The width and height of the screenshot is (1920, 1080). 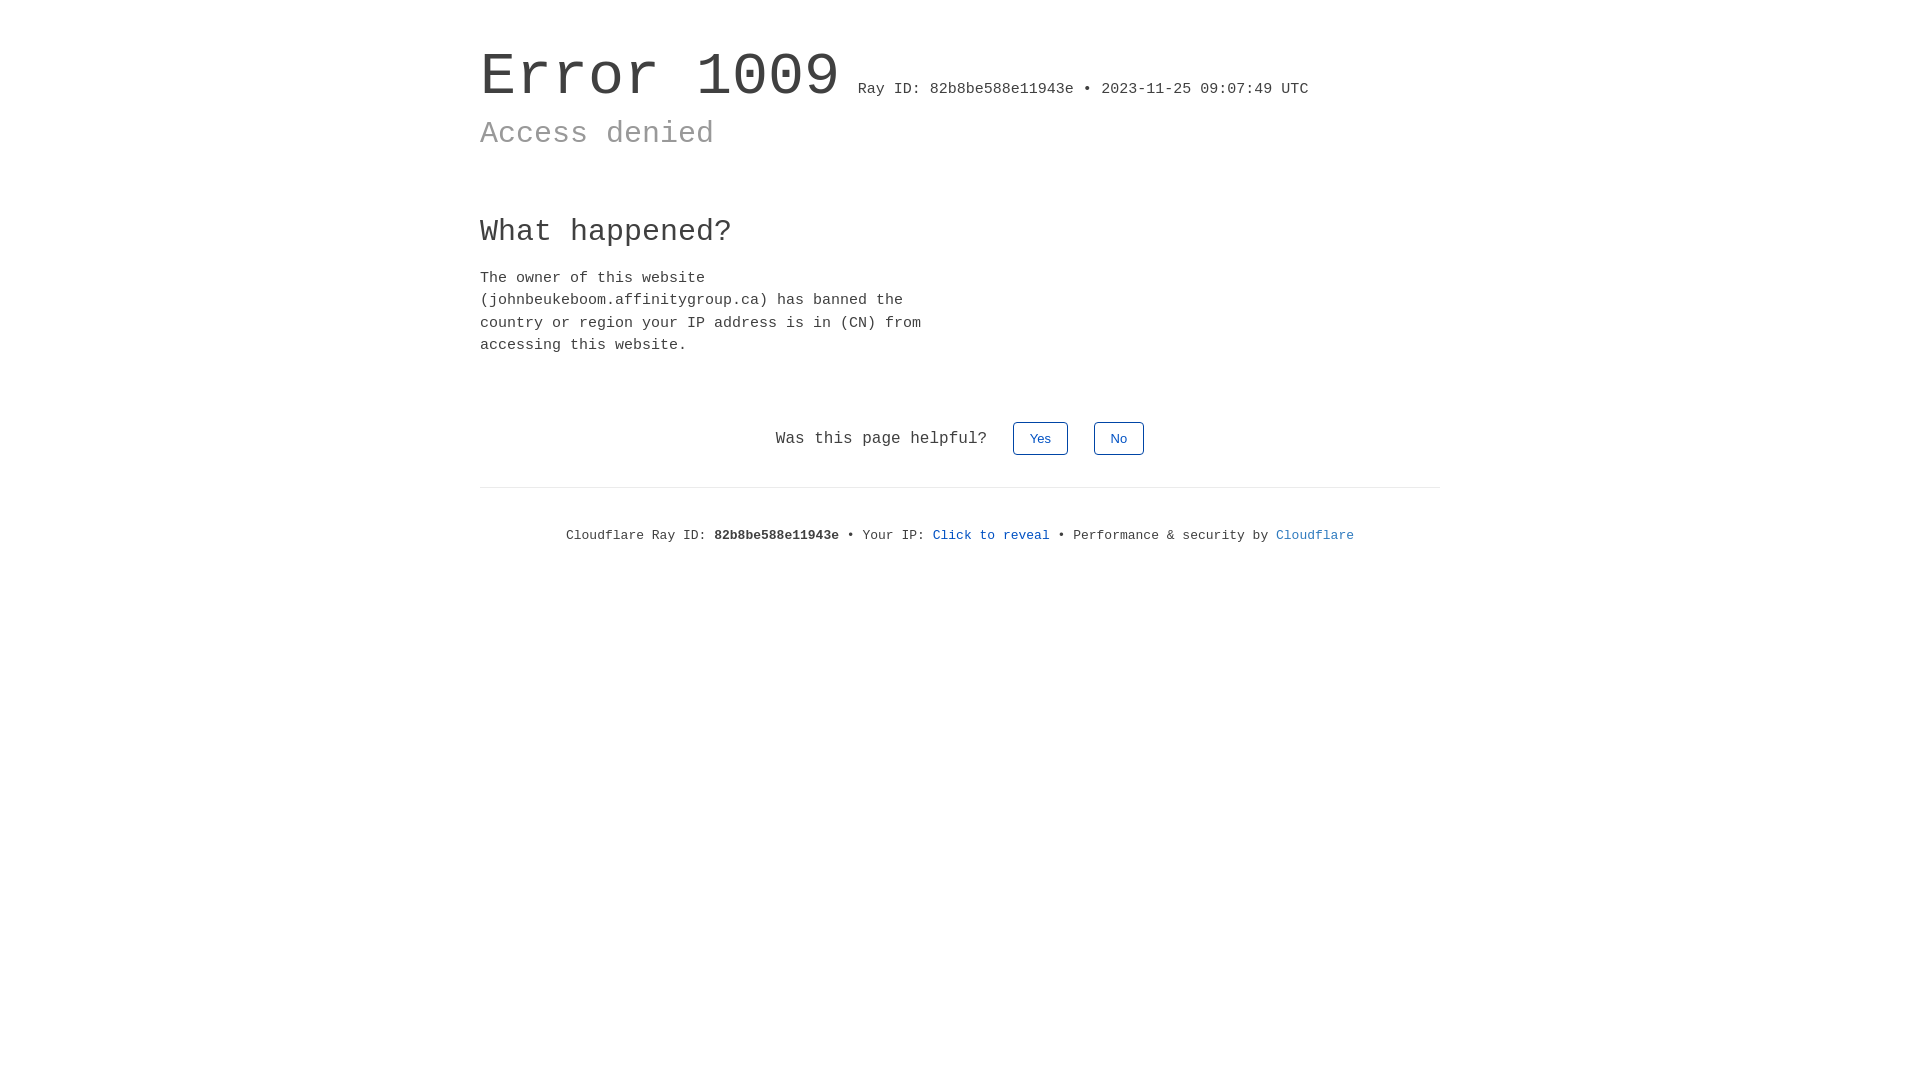 I want to click on 'Yes', so click(x=1040, y=437).